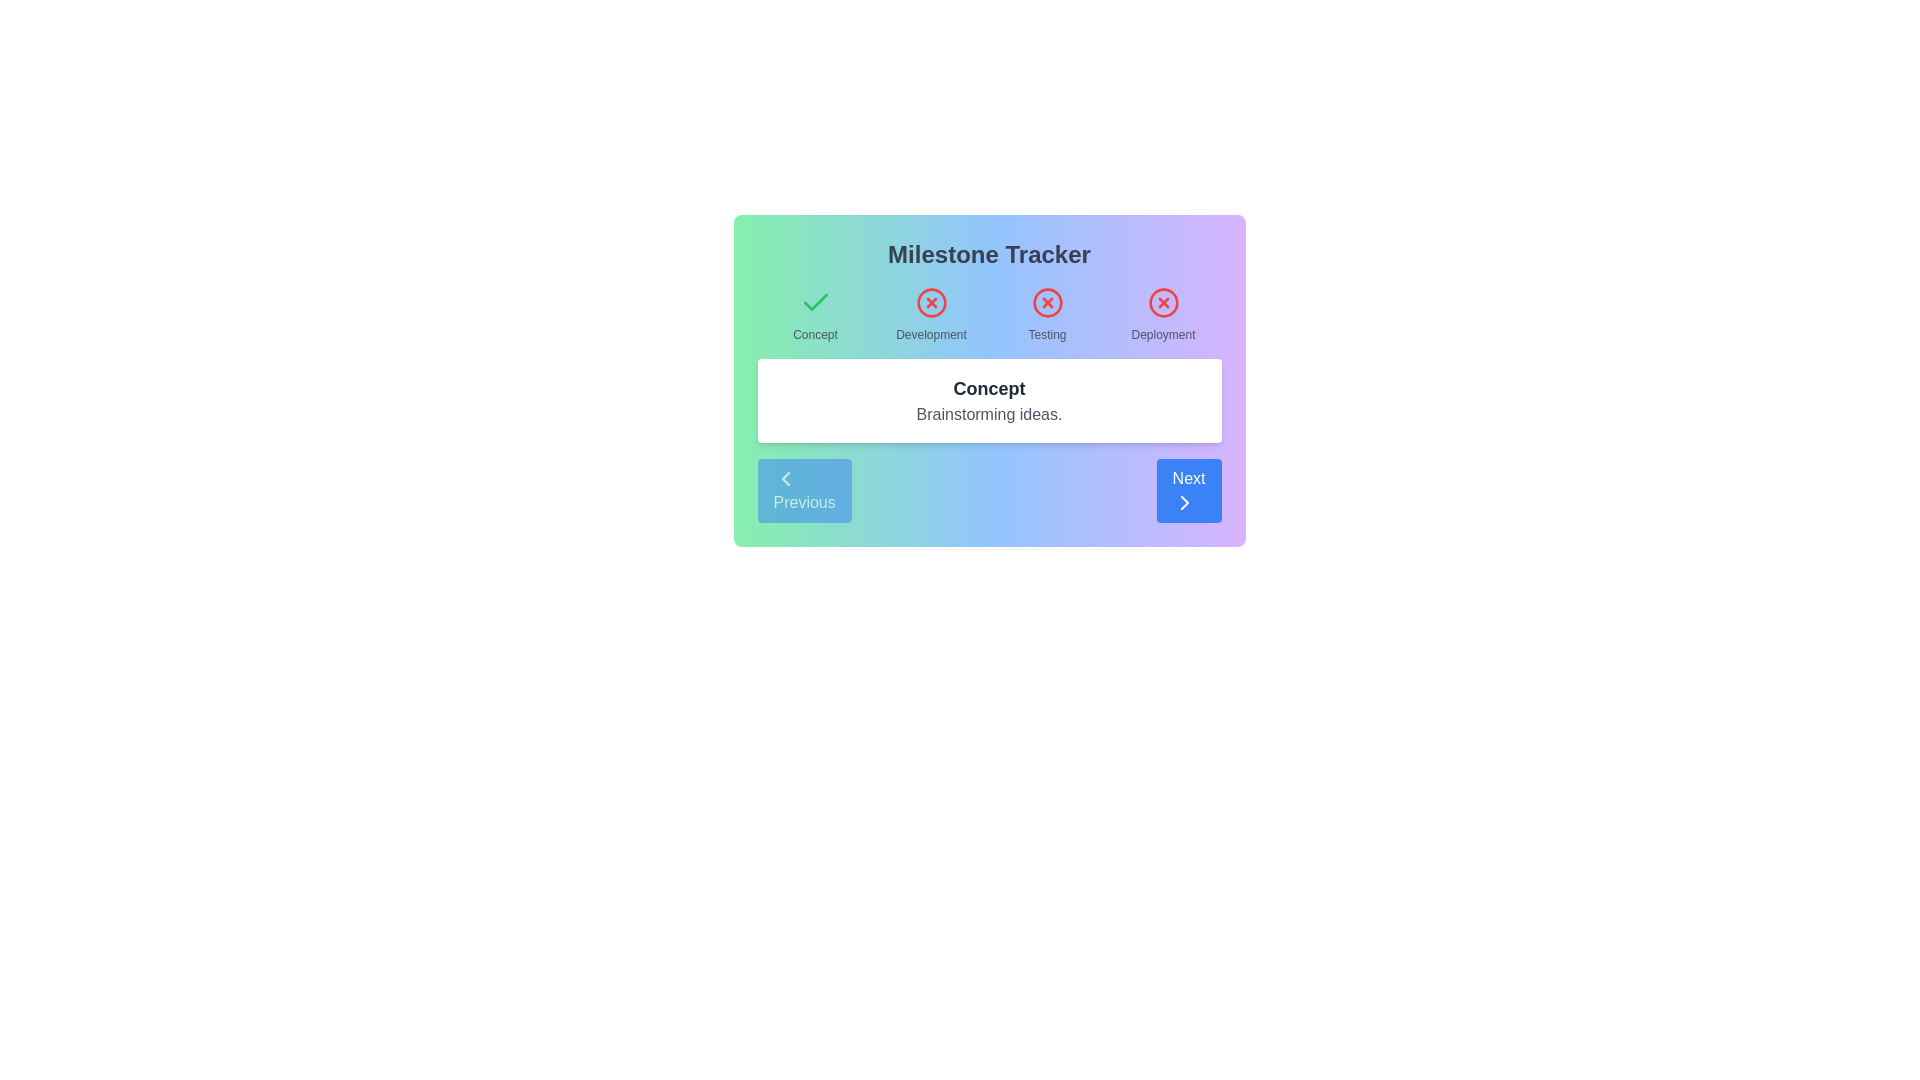  What do you see at coordinates (784, 478) in the screenshot?
I see `the left chevron SVG icon inside the 'Previous' button to interact with the button and navigate to the previous step or page` at bounding box center [784, 478].